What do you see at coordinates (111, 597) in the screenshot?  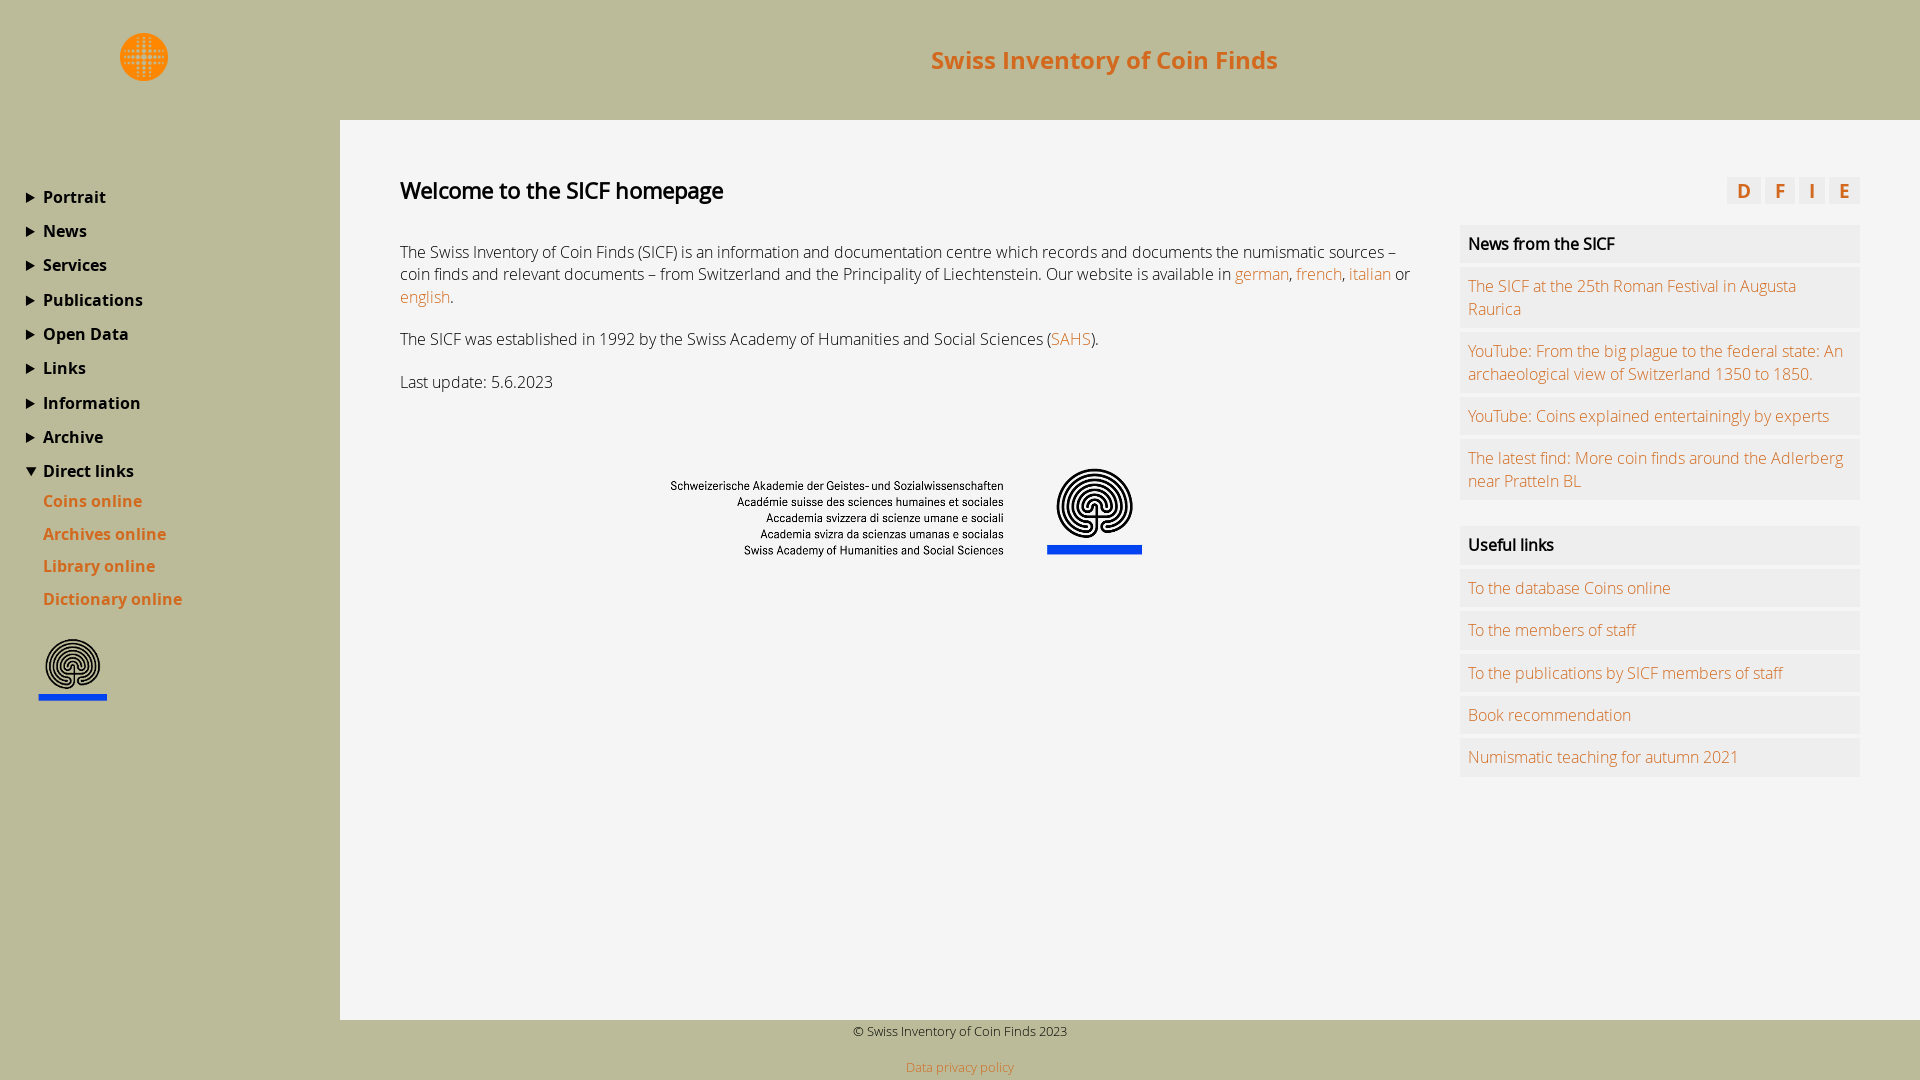 I see `'Dictionary online'` at bounding box center [111, 597].